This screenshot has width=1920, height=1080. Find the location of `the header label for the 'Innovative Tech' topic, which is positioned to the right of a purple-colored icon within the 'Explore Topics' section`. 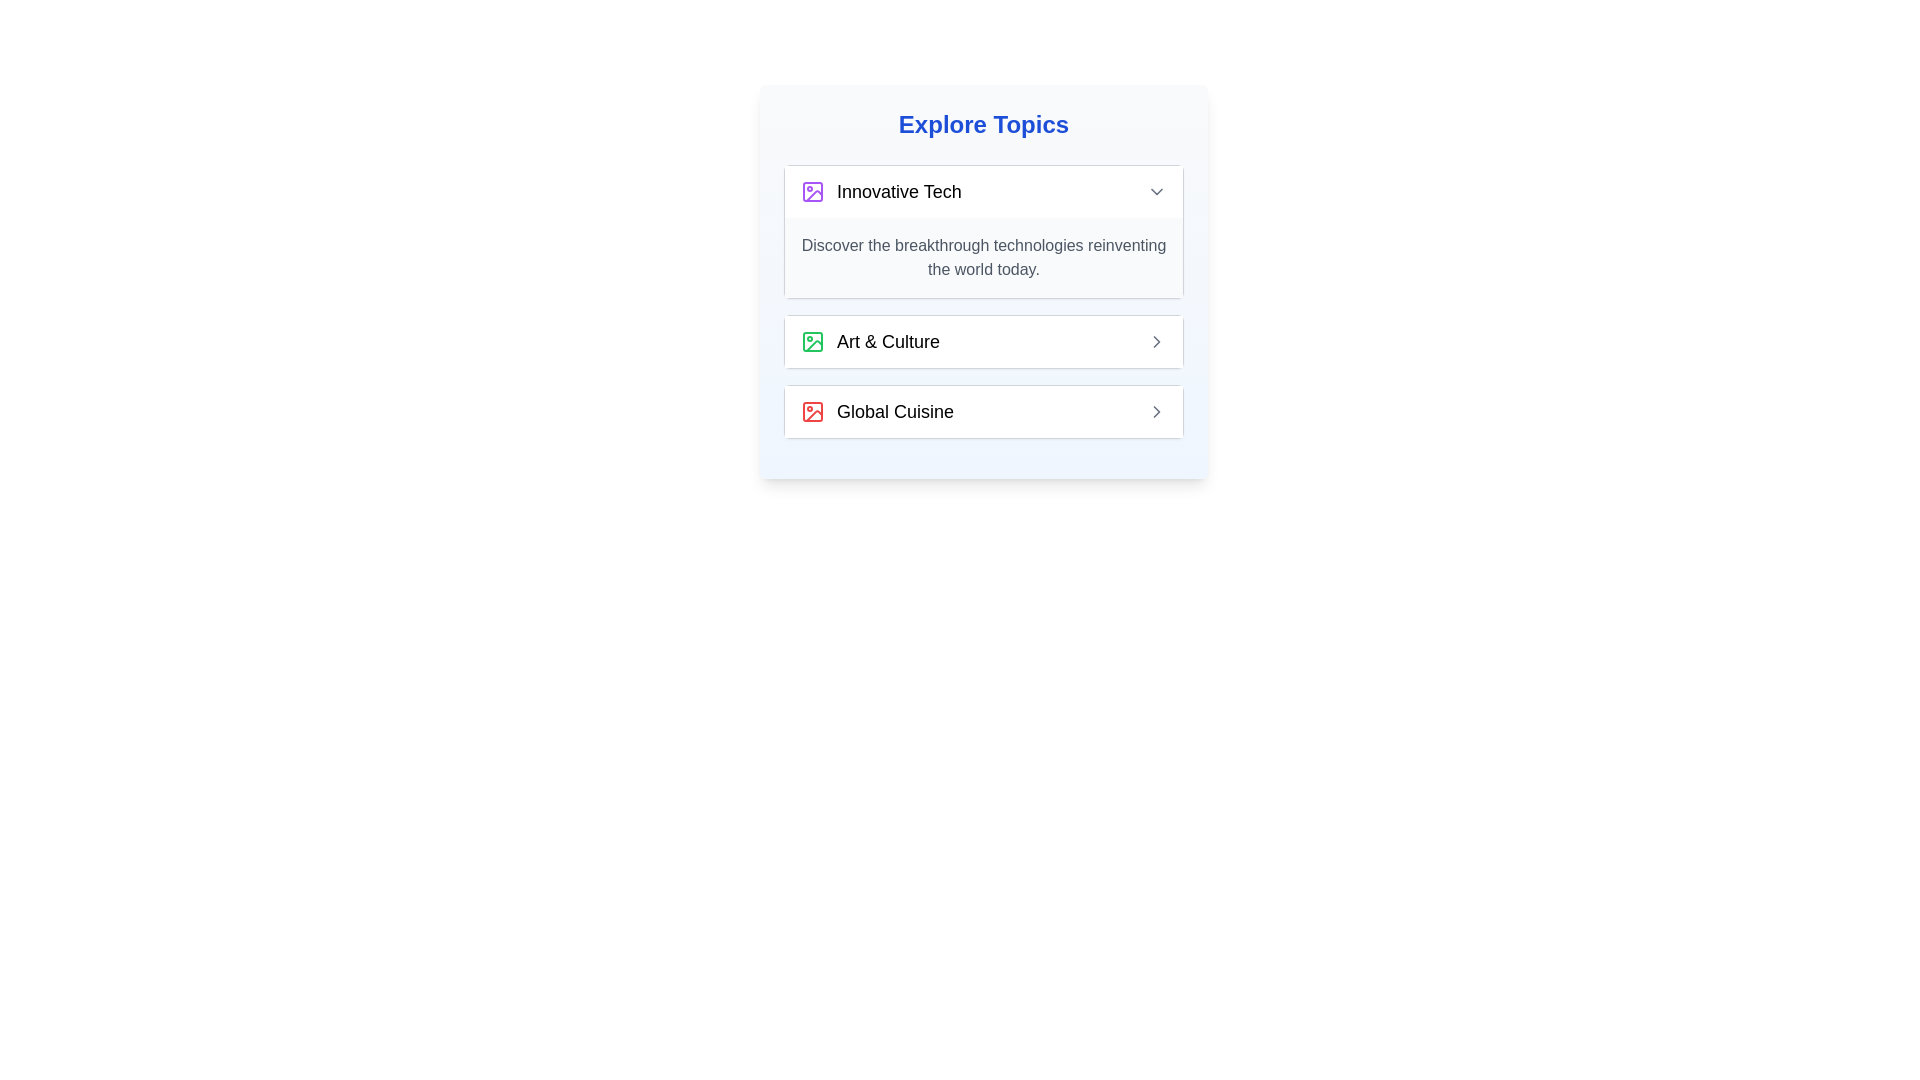

the header label for the 'Innovative Tech' topic, which is positioned to the right of a purple-colored icon within the 'Explore Topics' section is located at coordinates (898, 192).